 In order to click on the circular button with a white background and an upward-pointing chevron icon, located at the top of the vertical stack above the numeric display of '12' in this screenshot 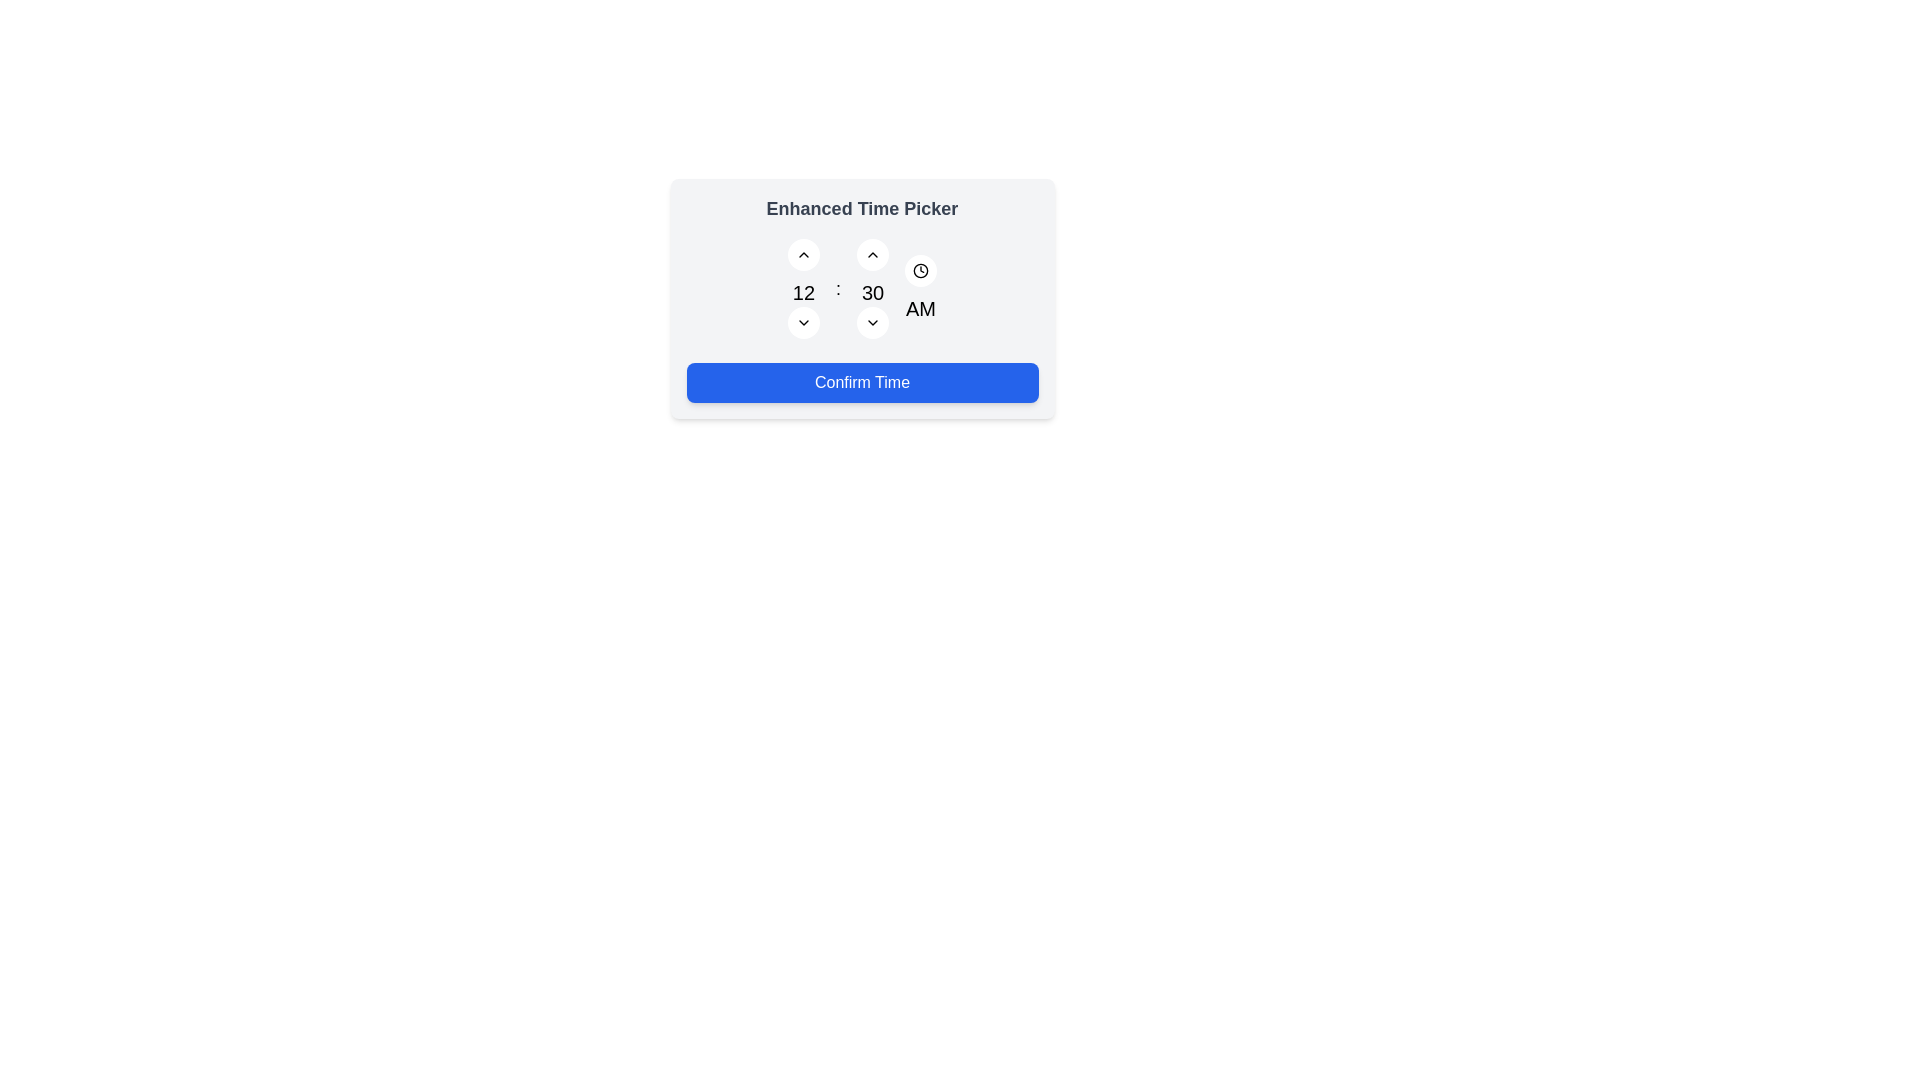, I will do `click(803, 253)`.